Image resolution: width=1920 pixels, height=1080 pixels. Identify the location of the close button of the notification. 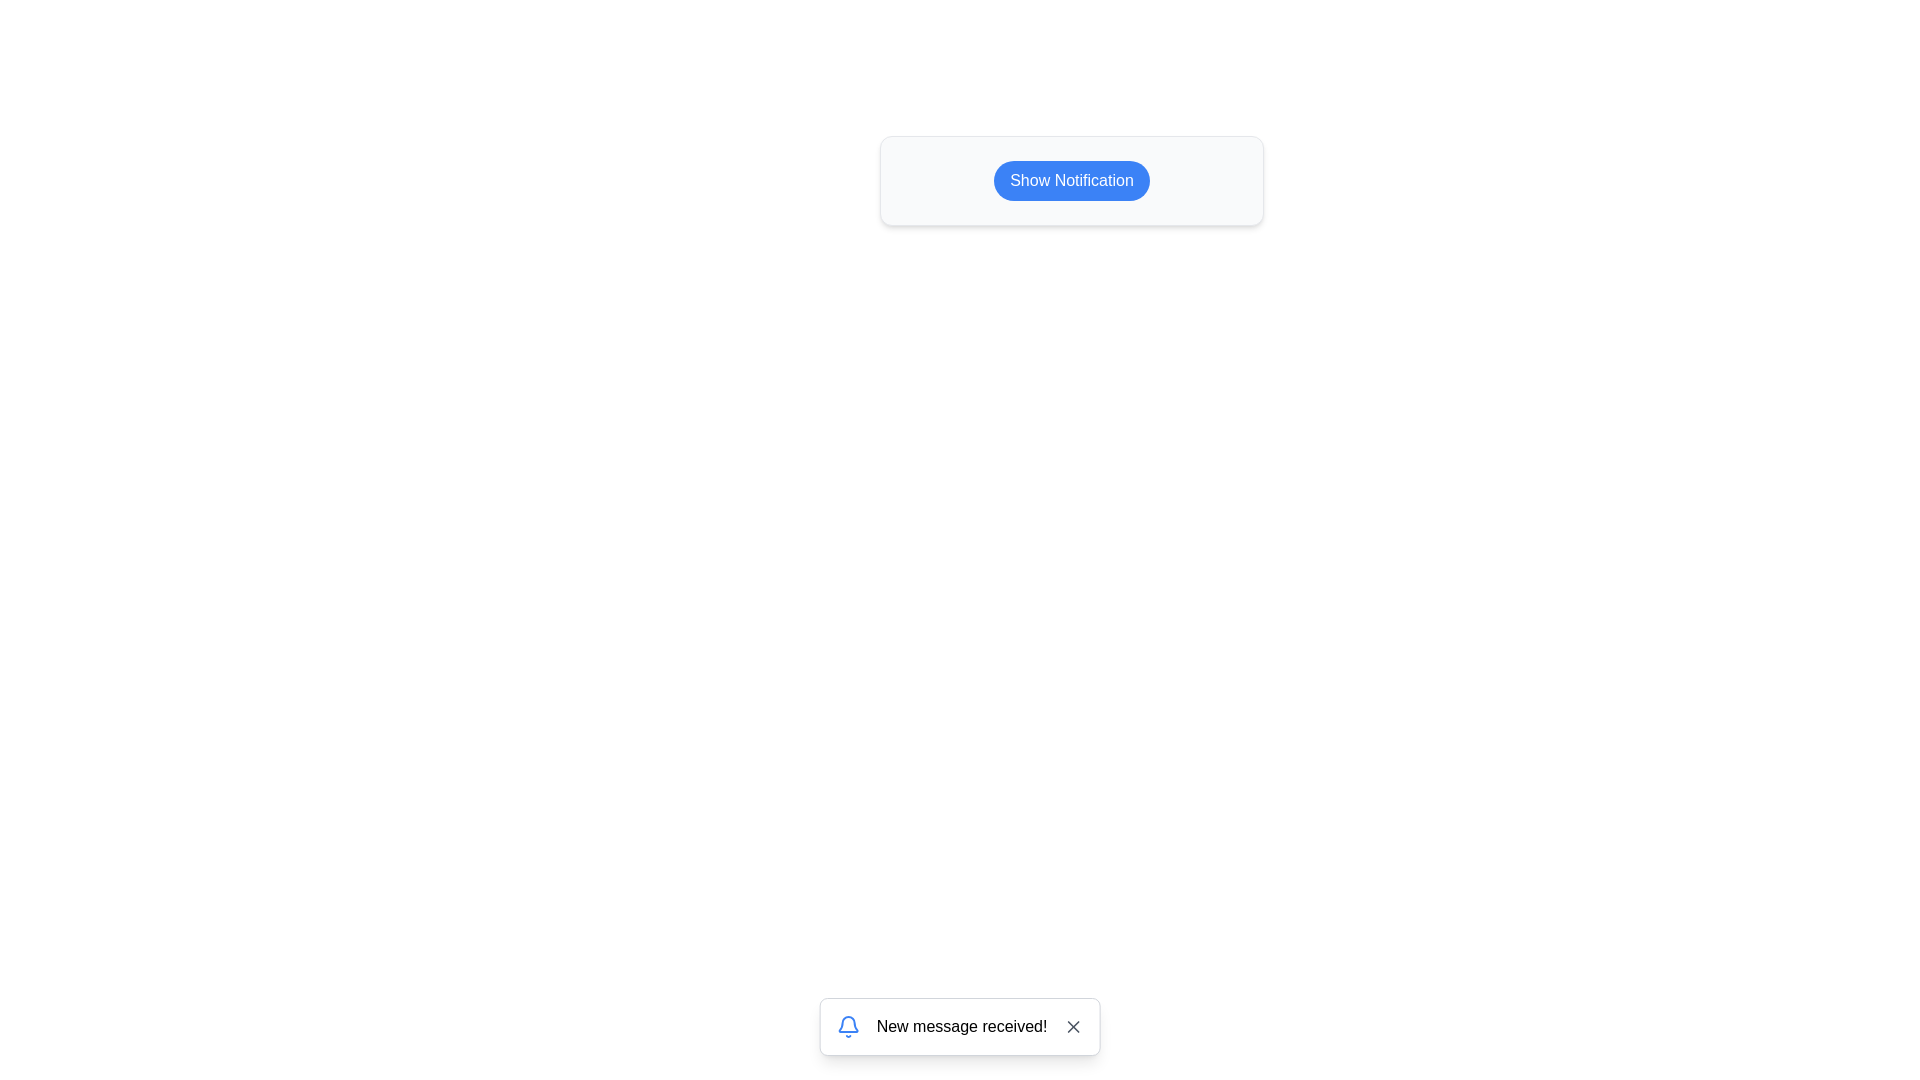
(1072, 1026).